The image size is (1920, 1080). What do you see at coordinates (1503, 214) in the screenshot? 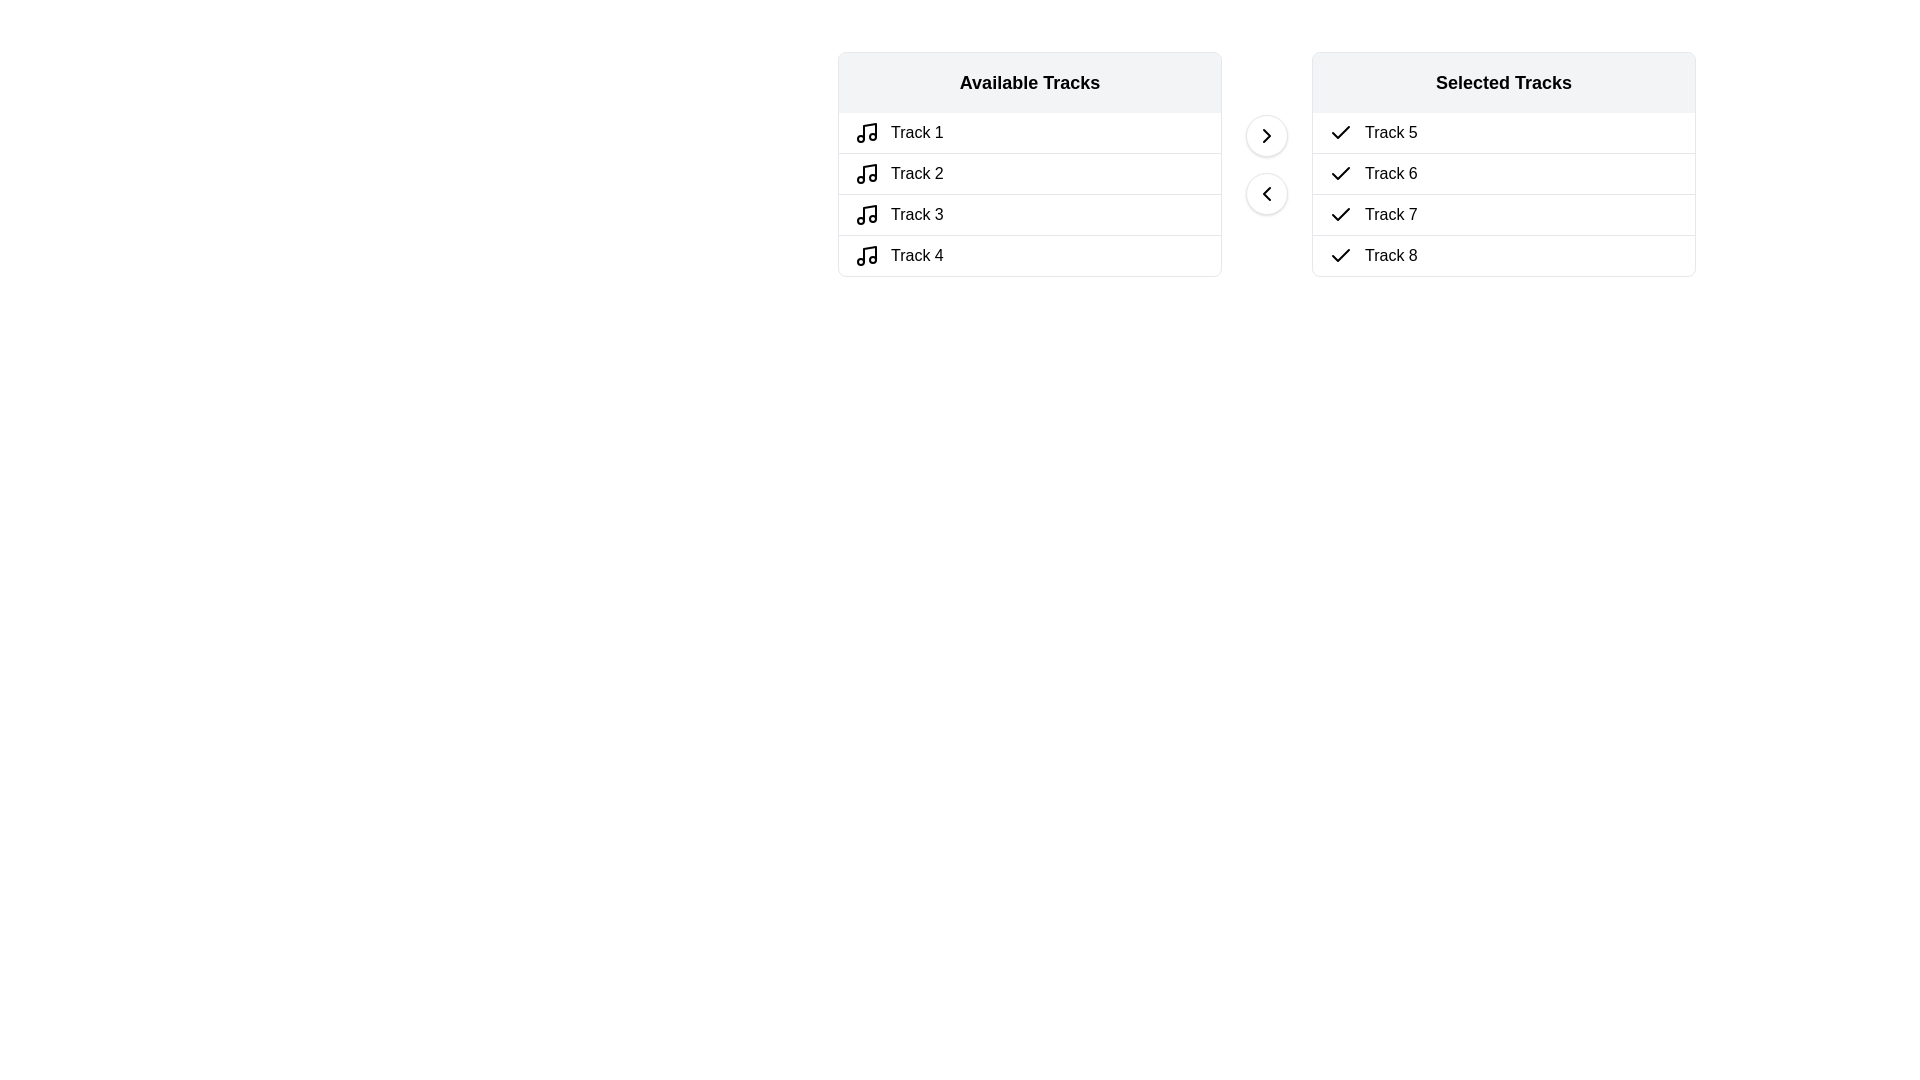
I see `the selected list item indicating 'Track 7', which is the third item in the 'Selected Tracks' list, located in the right-hand column between 'Track 6' and 'Track 8'` at bounding box center [1503, 214].